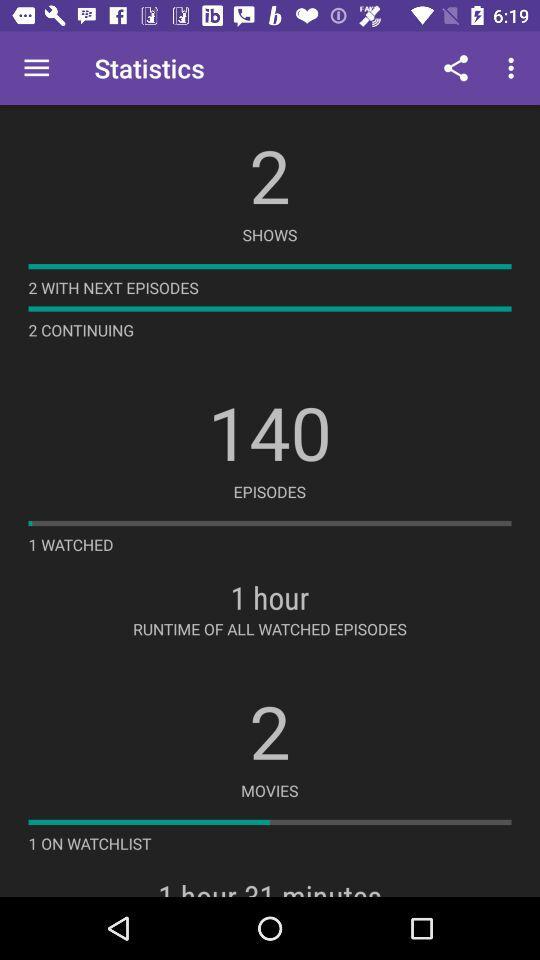 The image size is (540, 960). I want to click on the icon next to statistics, so click(36, 68).